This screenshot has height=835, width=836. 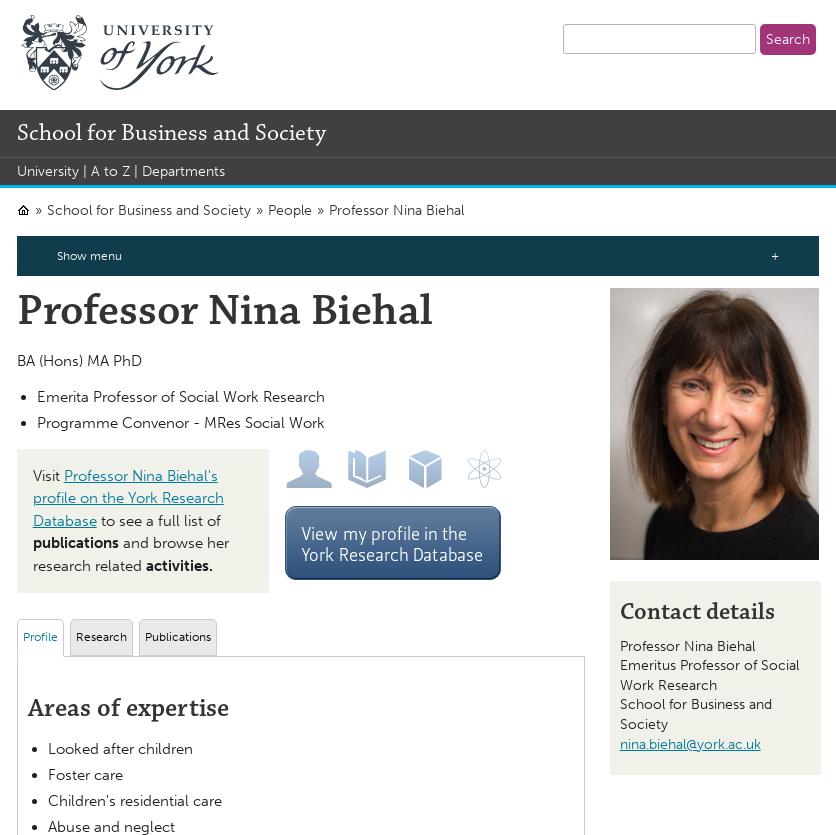 What do you see at coordinates (734, 644) in the screenshot?
I see `'Biehal'` at bounding box center [734, 644].